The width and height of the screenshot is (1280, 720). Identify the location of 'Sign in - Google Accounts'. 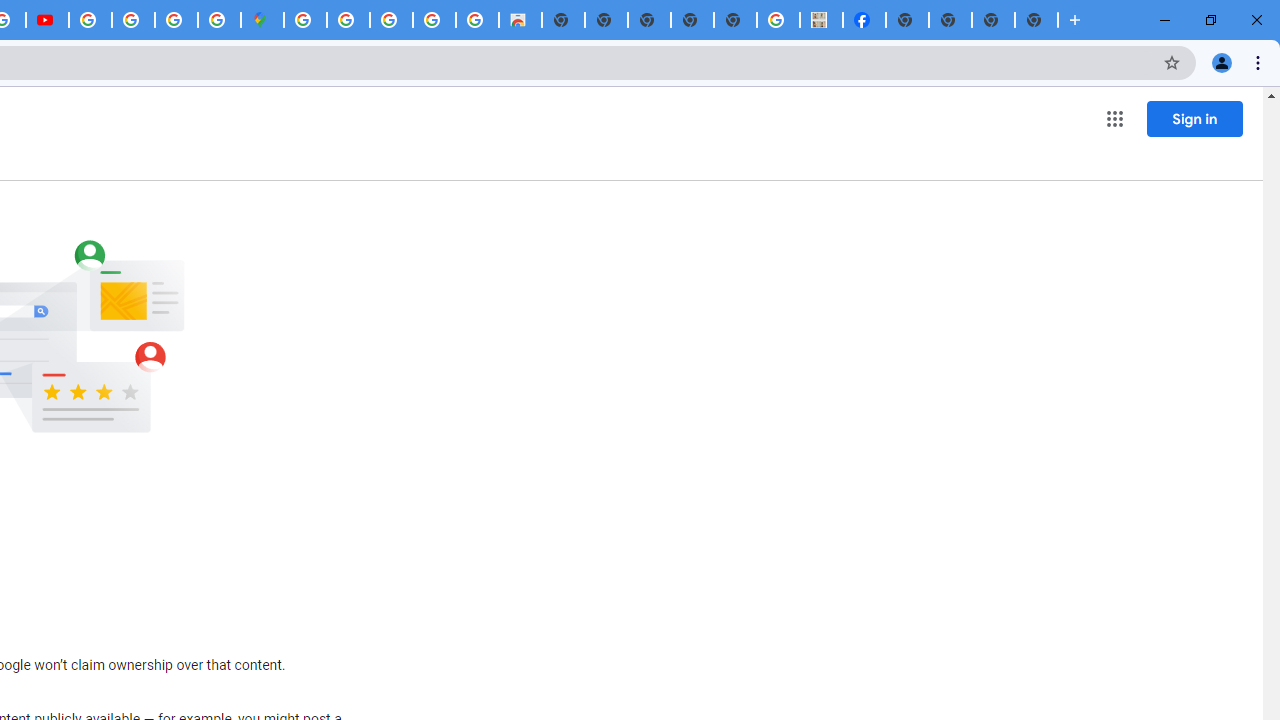
(304, 20).